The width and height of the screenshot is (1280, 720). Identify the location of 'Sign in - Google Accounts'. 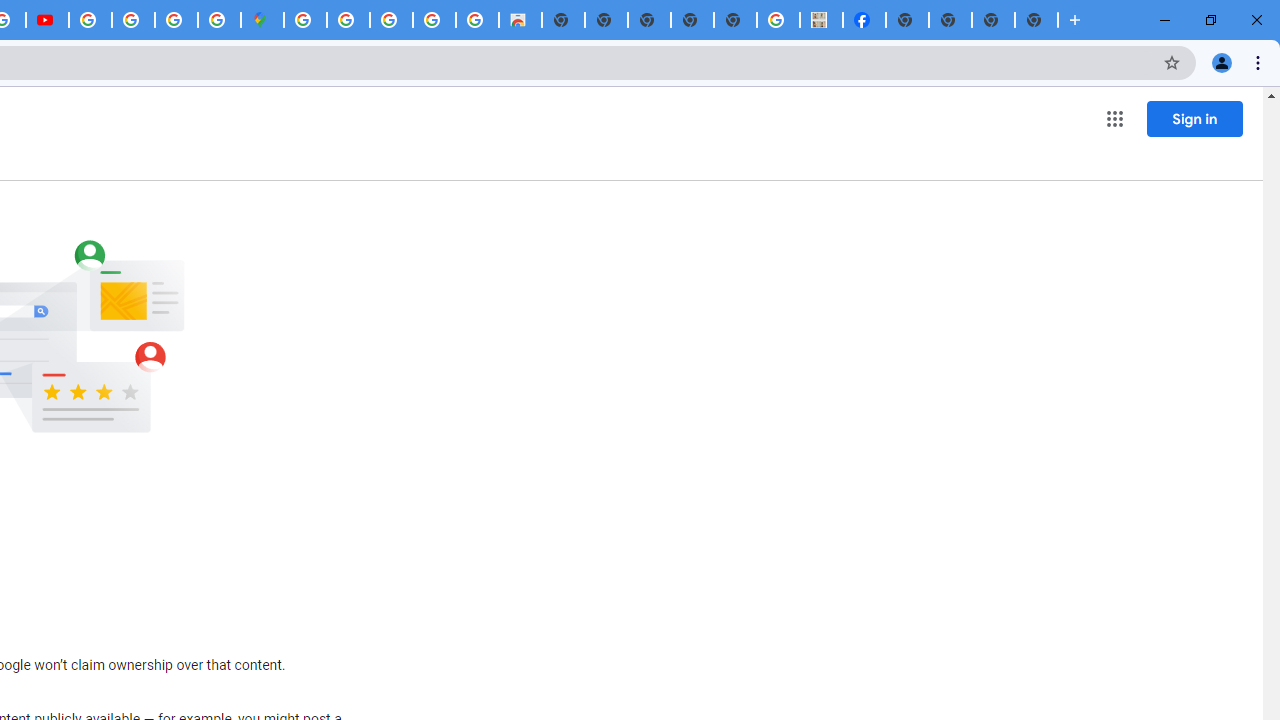
(304, 20).